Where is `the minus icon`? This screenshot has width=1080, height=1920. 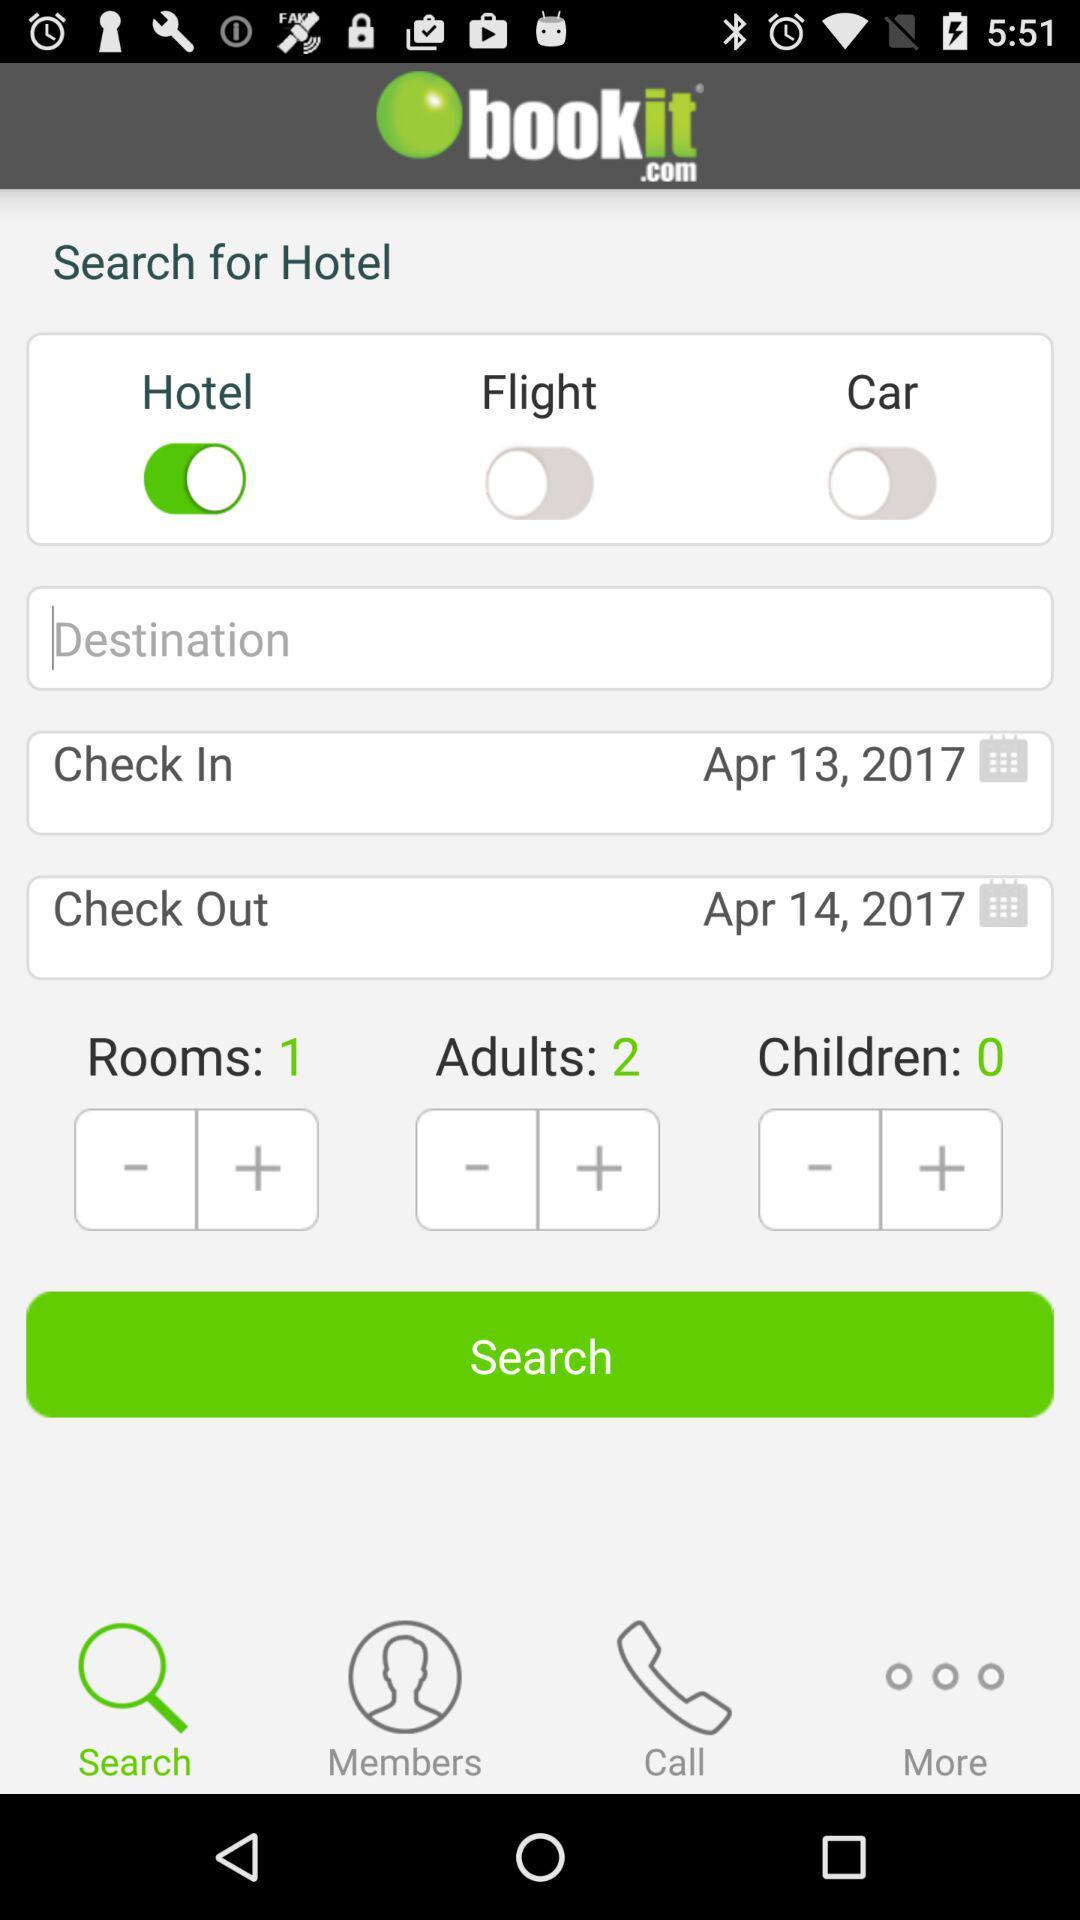 the minus icon is located at coordinates (476, 1250).